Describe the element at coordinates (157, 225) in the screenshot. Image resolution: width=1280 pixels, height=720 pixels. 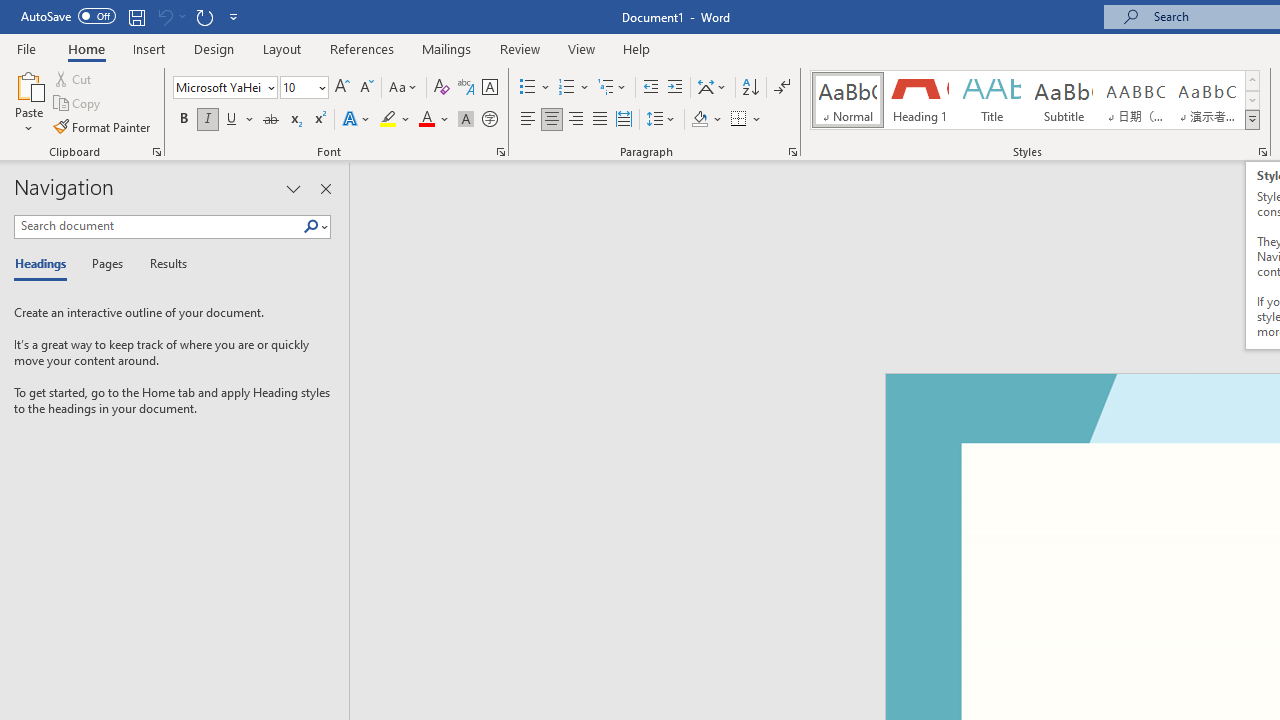
I see `'Search document'` at that location.